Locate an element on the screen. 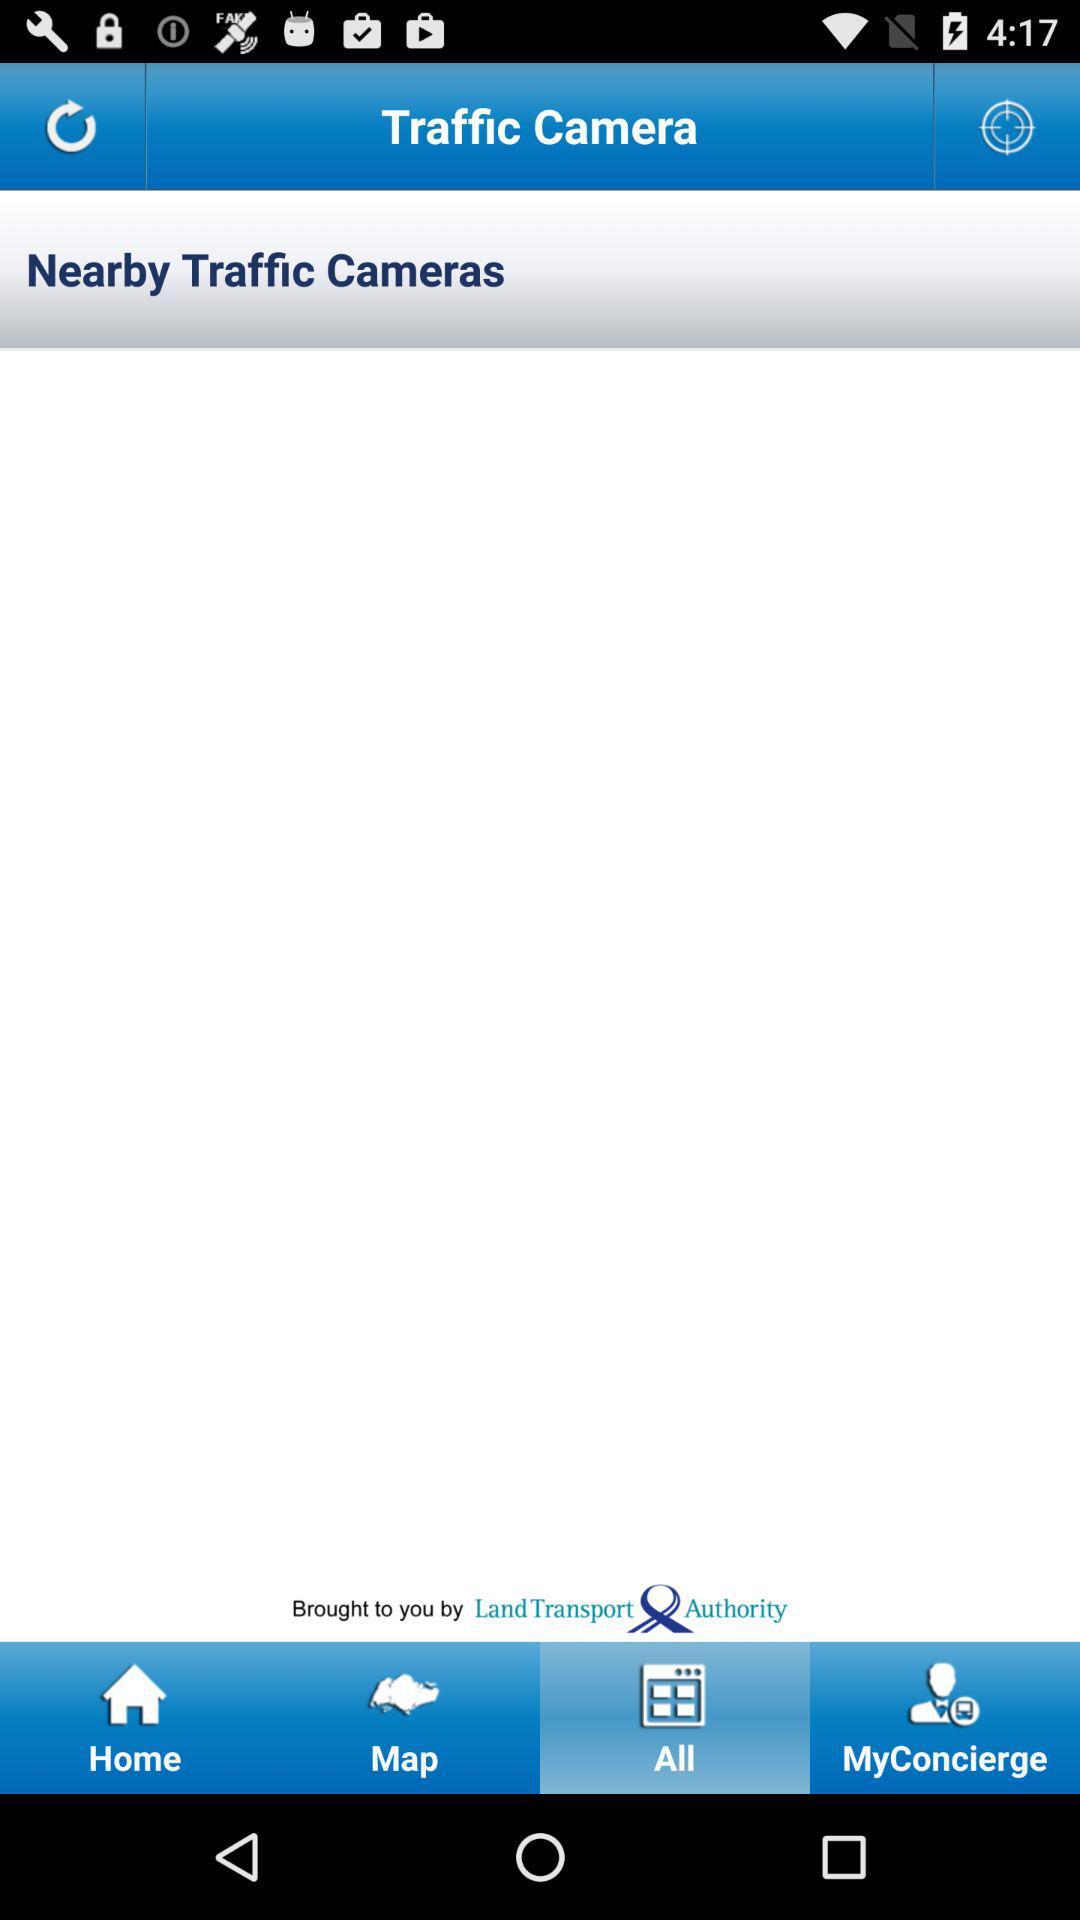 The width and height of the screenshot is (1080, 1920). scanner is located at coordinates (1007, 124).